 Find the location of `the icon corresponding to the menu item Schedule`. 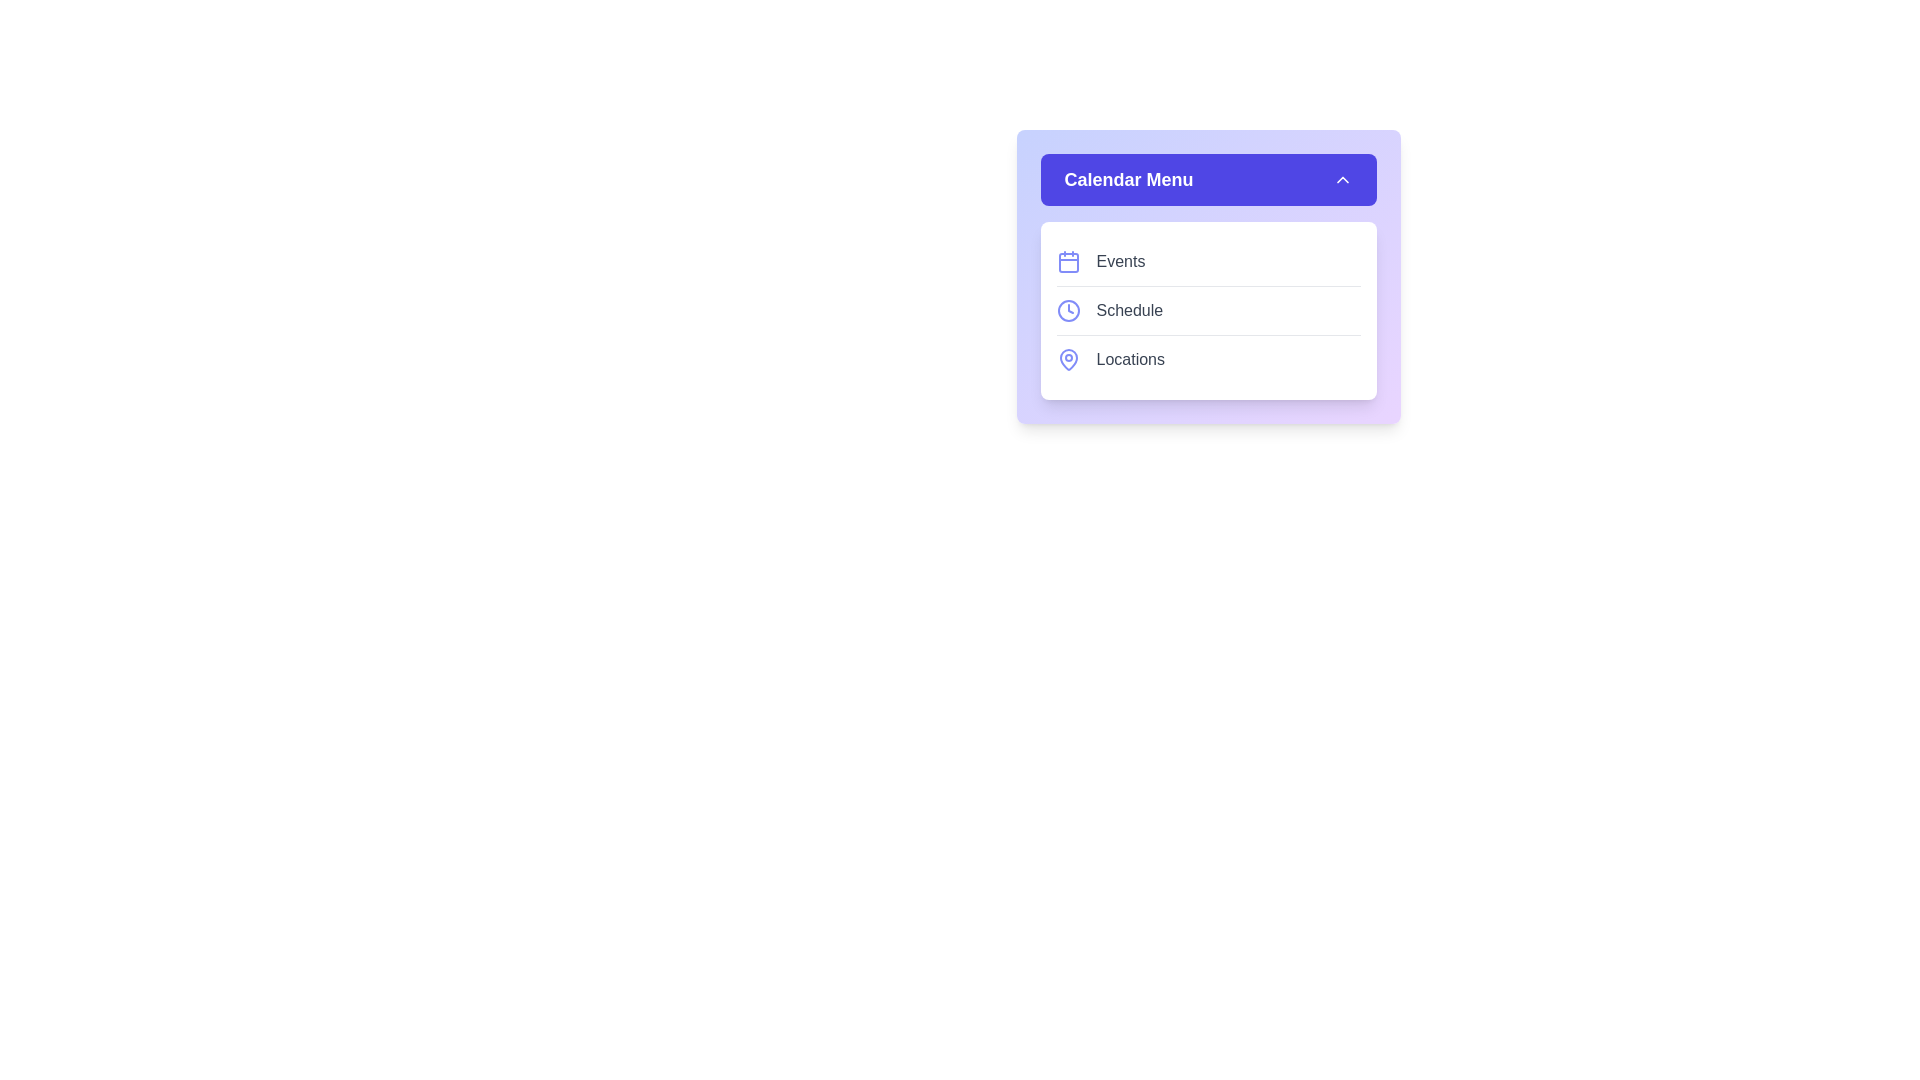

the icon corresponding to the menu item Schedule is located at coordinates (1067, 311).